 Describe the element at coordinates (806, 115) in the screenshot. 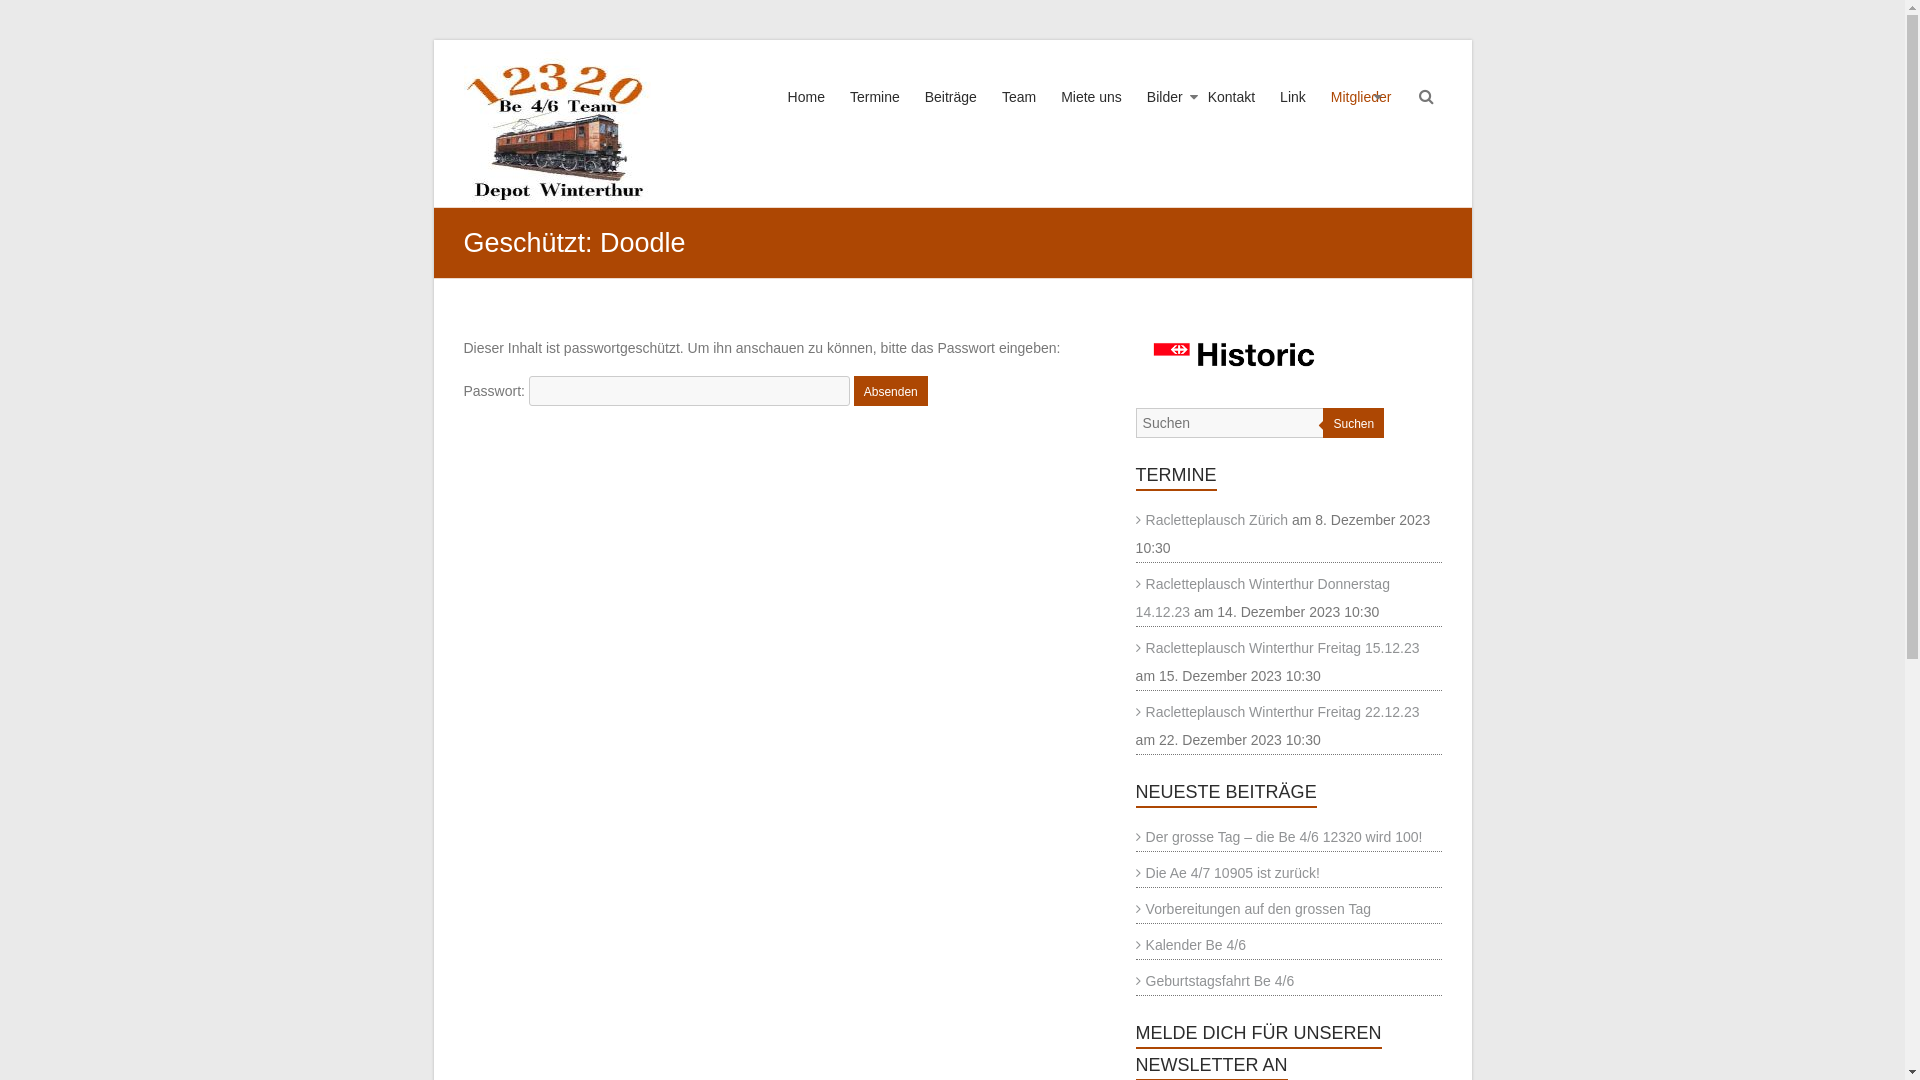

I see `'Home'` at that location.